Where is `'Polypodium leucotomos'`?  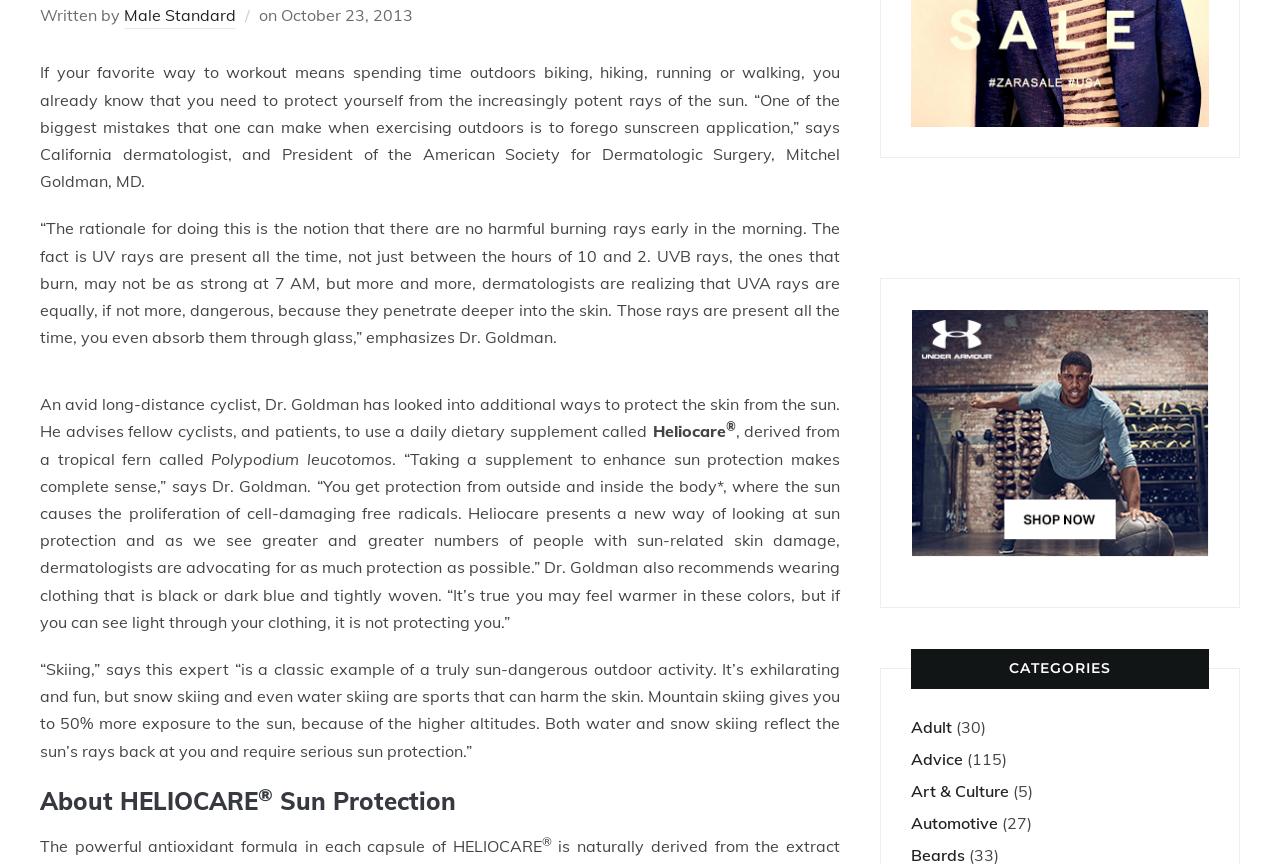
'Polypodium leucotomos' is located at coordinates (300, 458).